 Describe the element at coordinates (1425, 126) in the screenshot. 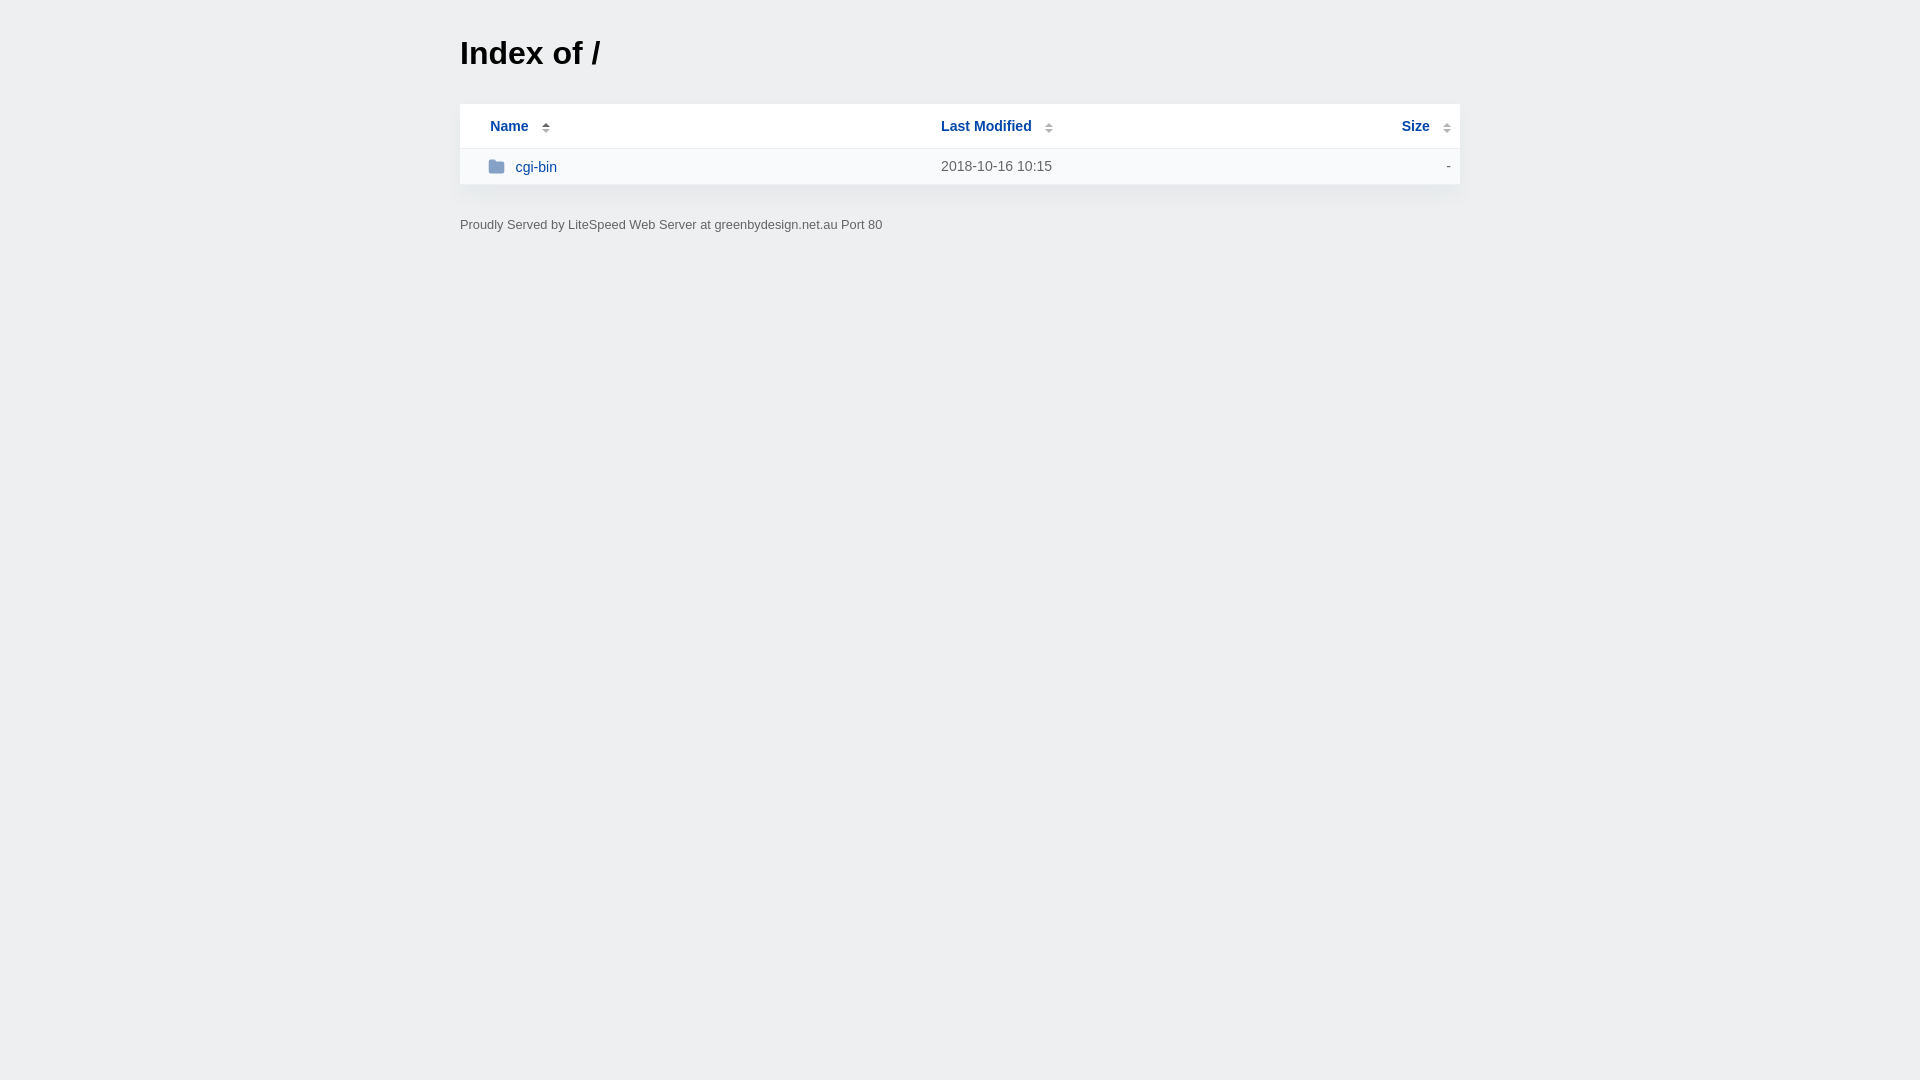

I see `'Size'` at that location.